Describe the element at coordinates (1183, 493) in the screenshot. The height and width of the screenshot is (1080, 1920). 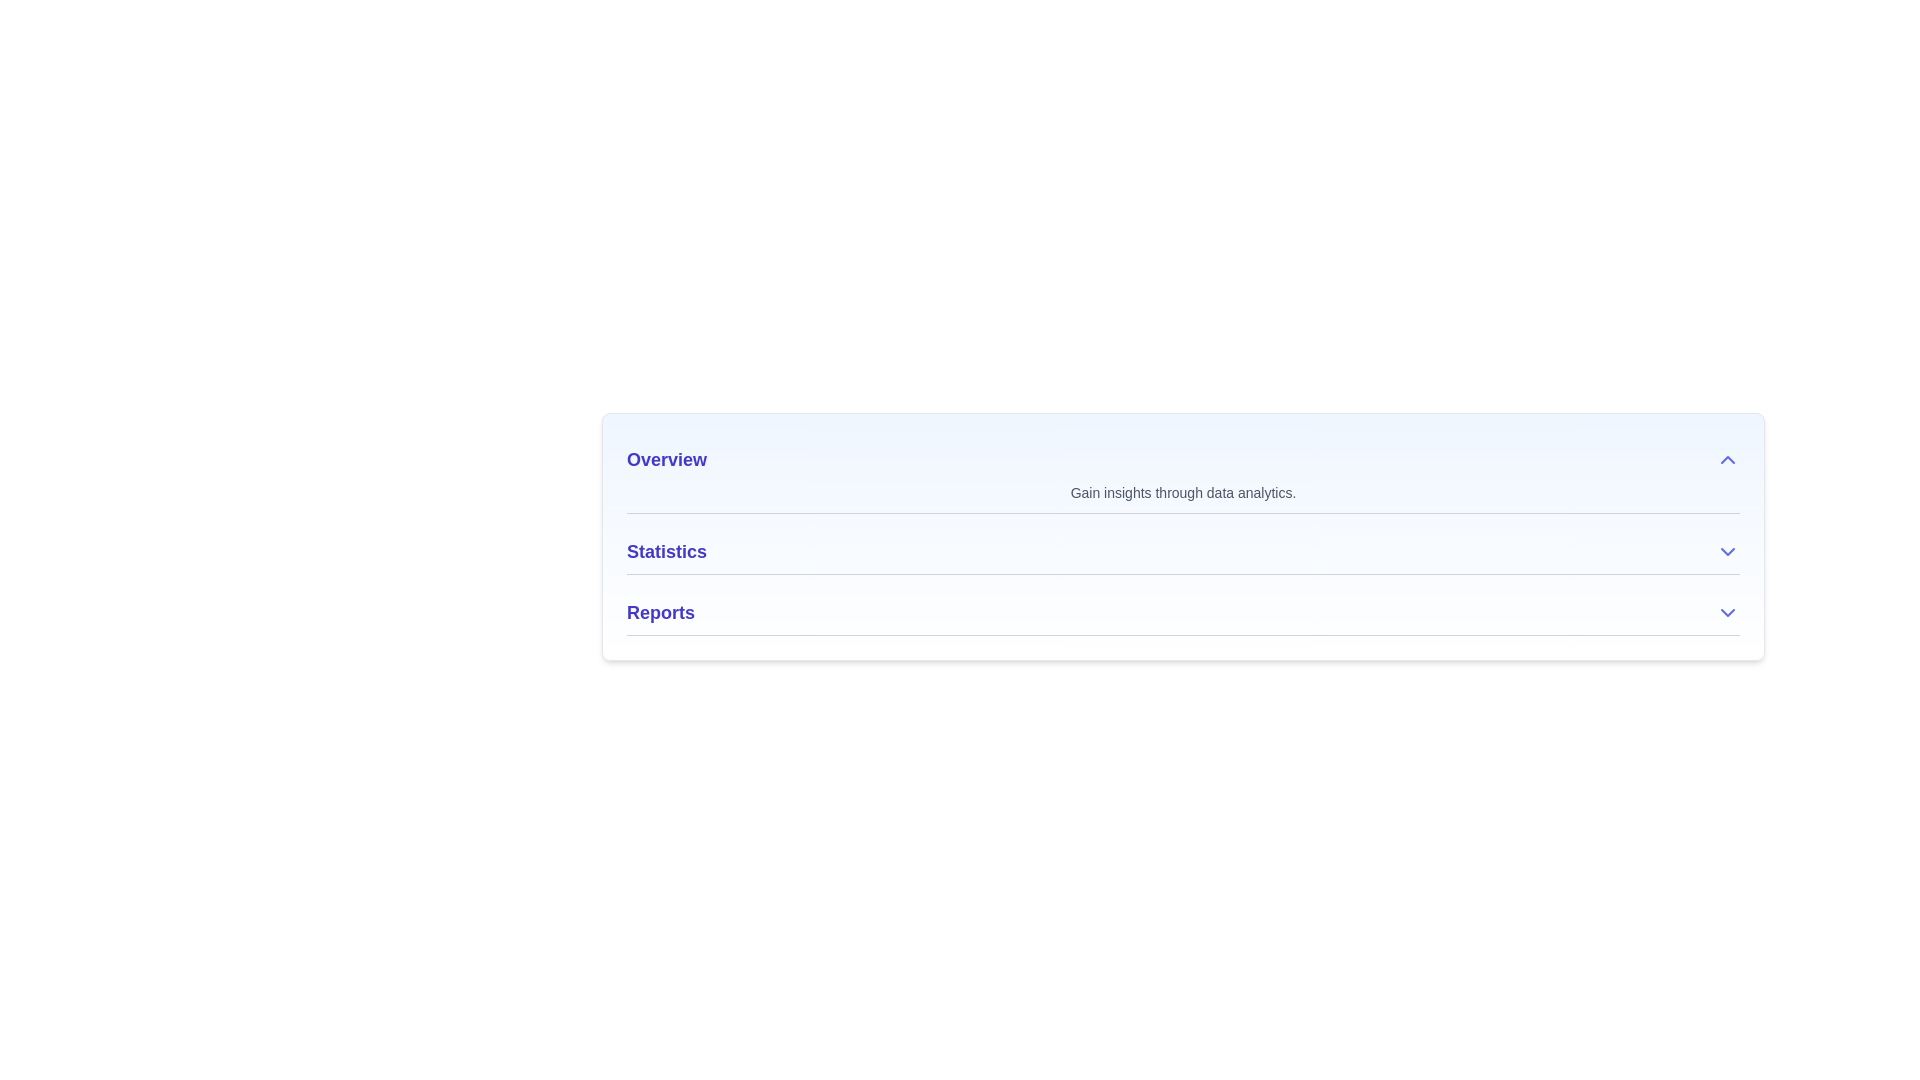
I see `the Text Label located below the 'Overview' heading, providing additional details about the 'Overview' section` at that location.